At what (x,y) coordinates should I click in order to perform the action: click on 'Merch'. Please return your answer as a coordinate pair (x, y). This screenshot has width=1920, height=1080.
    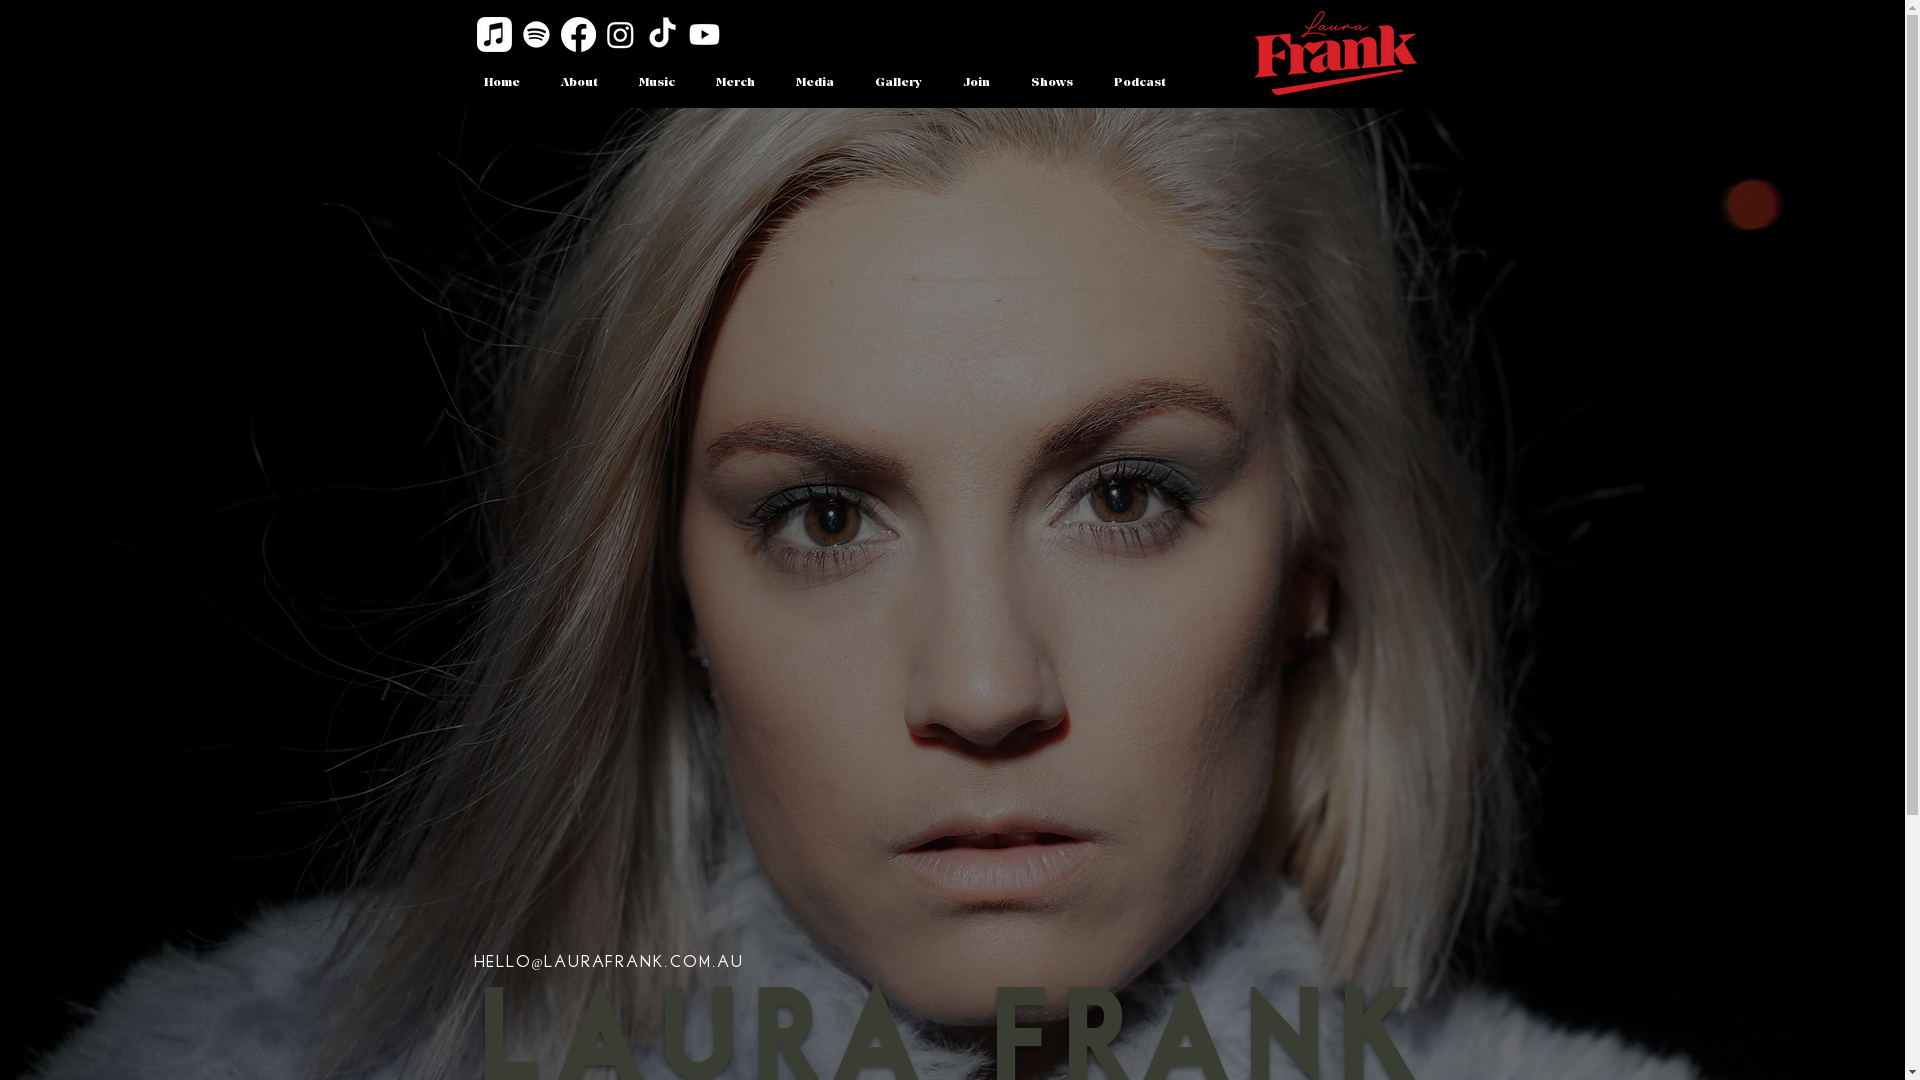
    Looking at the image, I should click on (734, 82).